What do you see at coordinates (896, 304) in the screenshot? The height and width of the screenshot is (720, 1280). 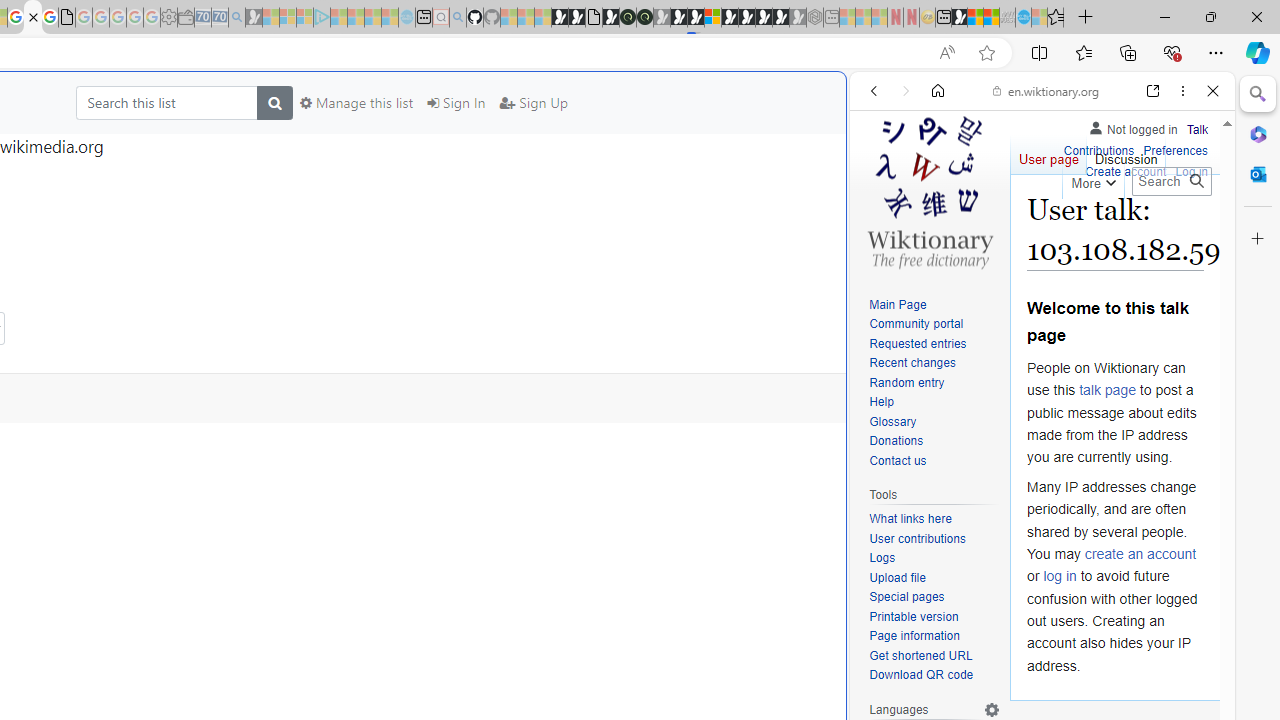 I see `'Main Page'` at bounding box center [896, 304].